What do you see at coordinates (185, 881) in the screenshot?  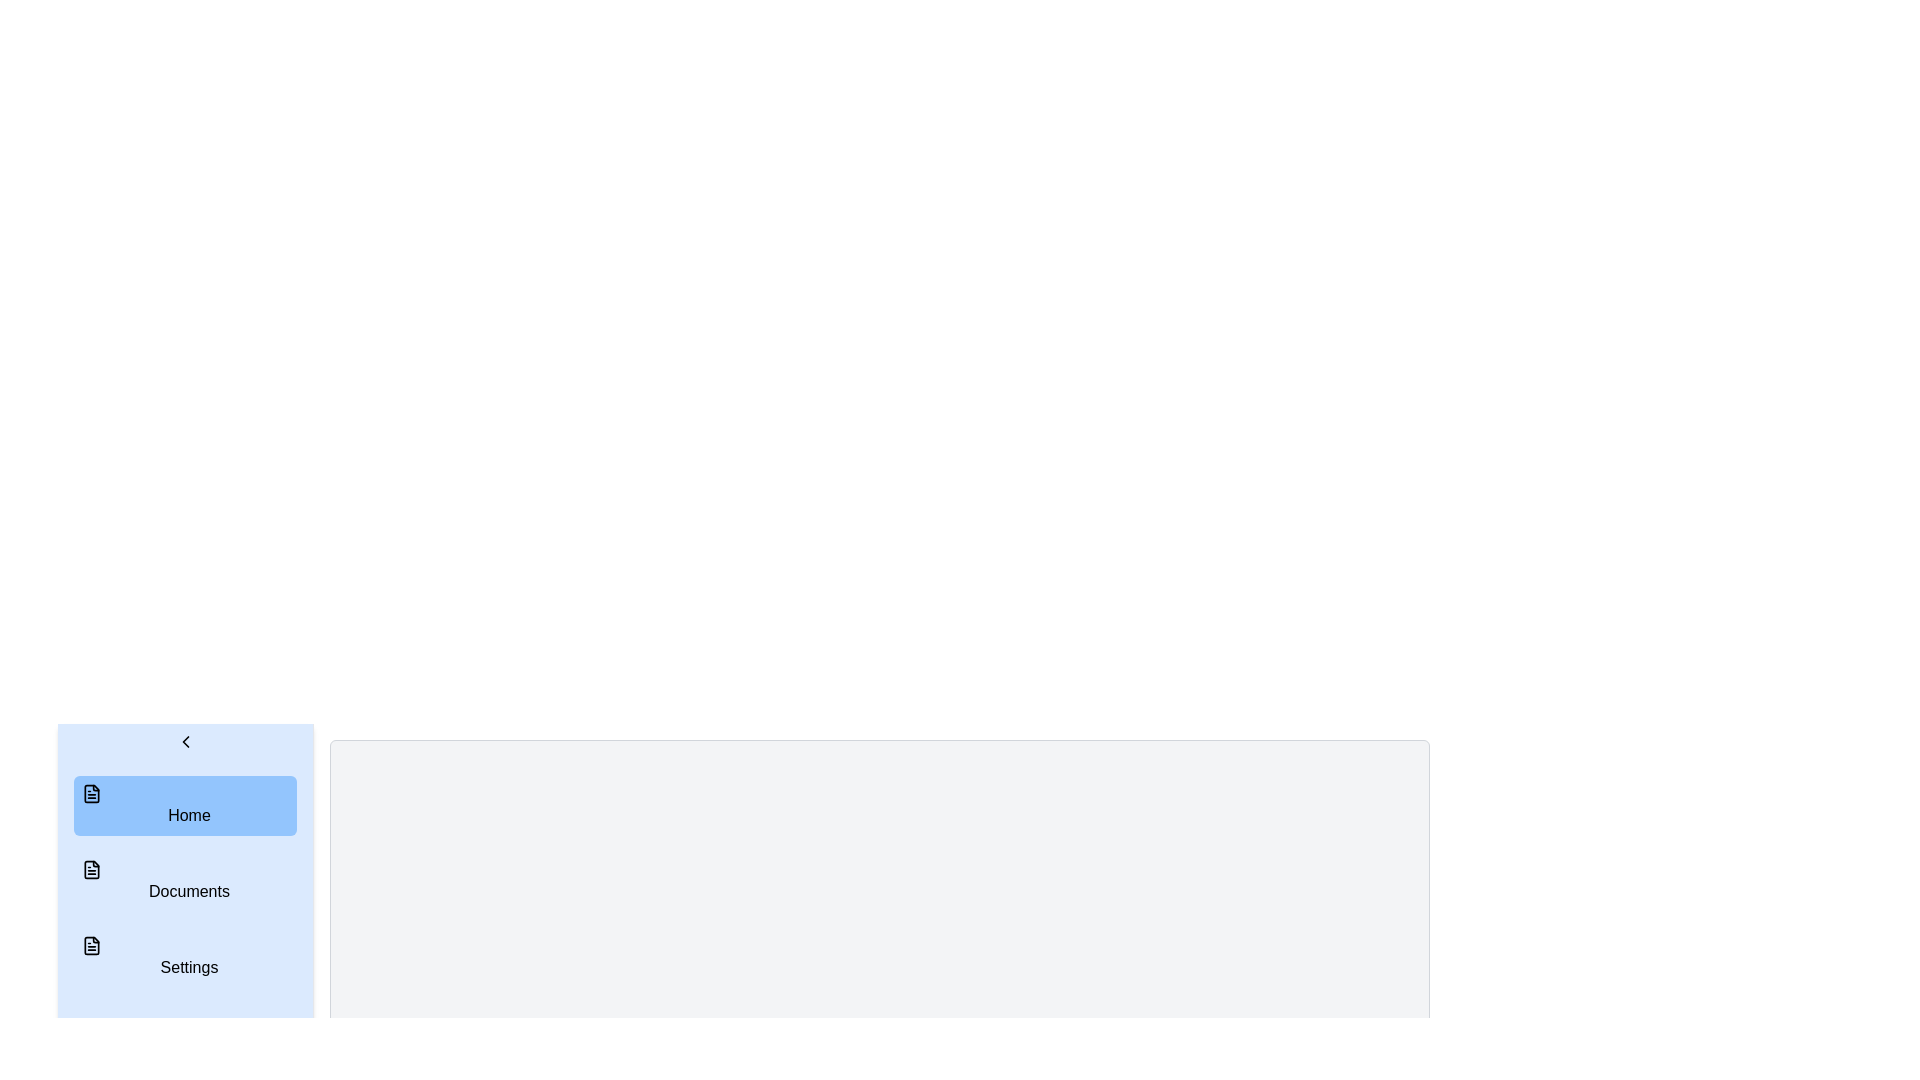 I see `the vertical list of navigational links with a light blue background` at bounding box center [185, 881].